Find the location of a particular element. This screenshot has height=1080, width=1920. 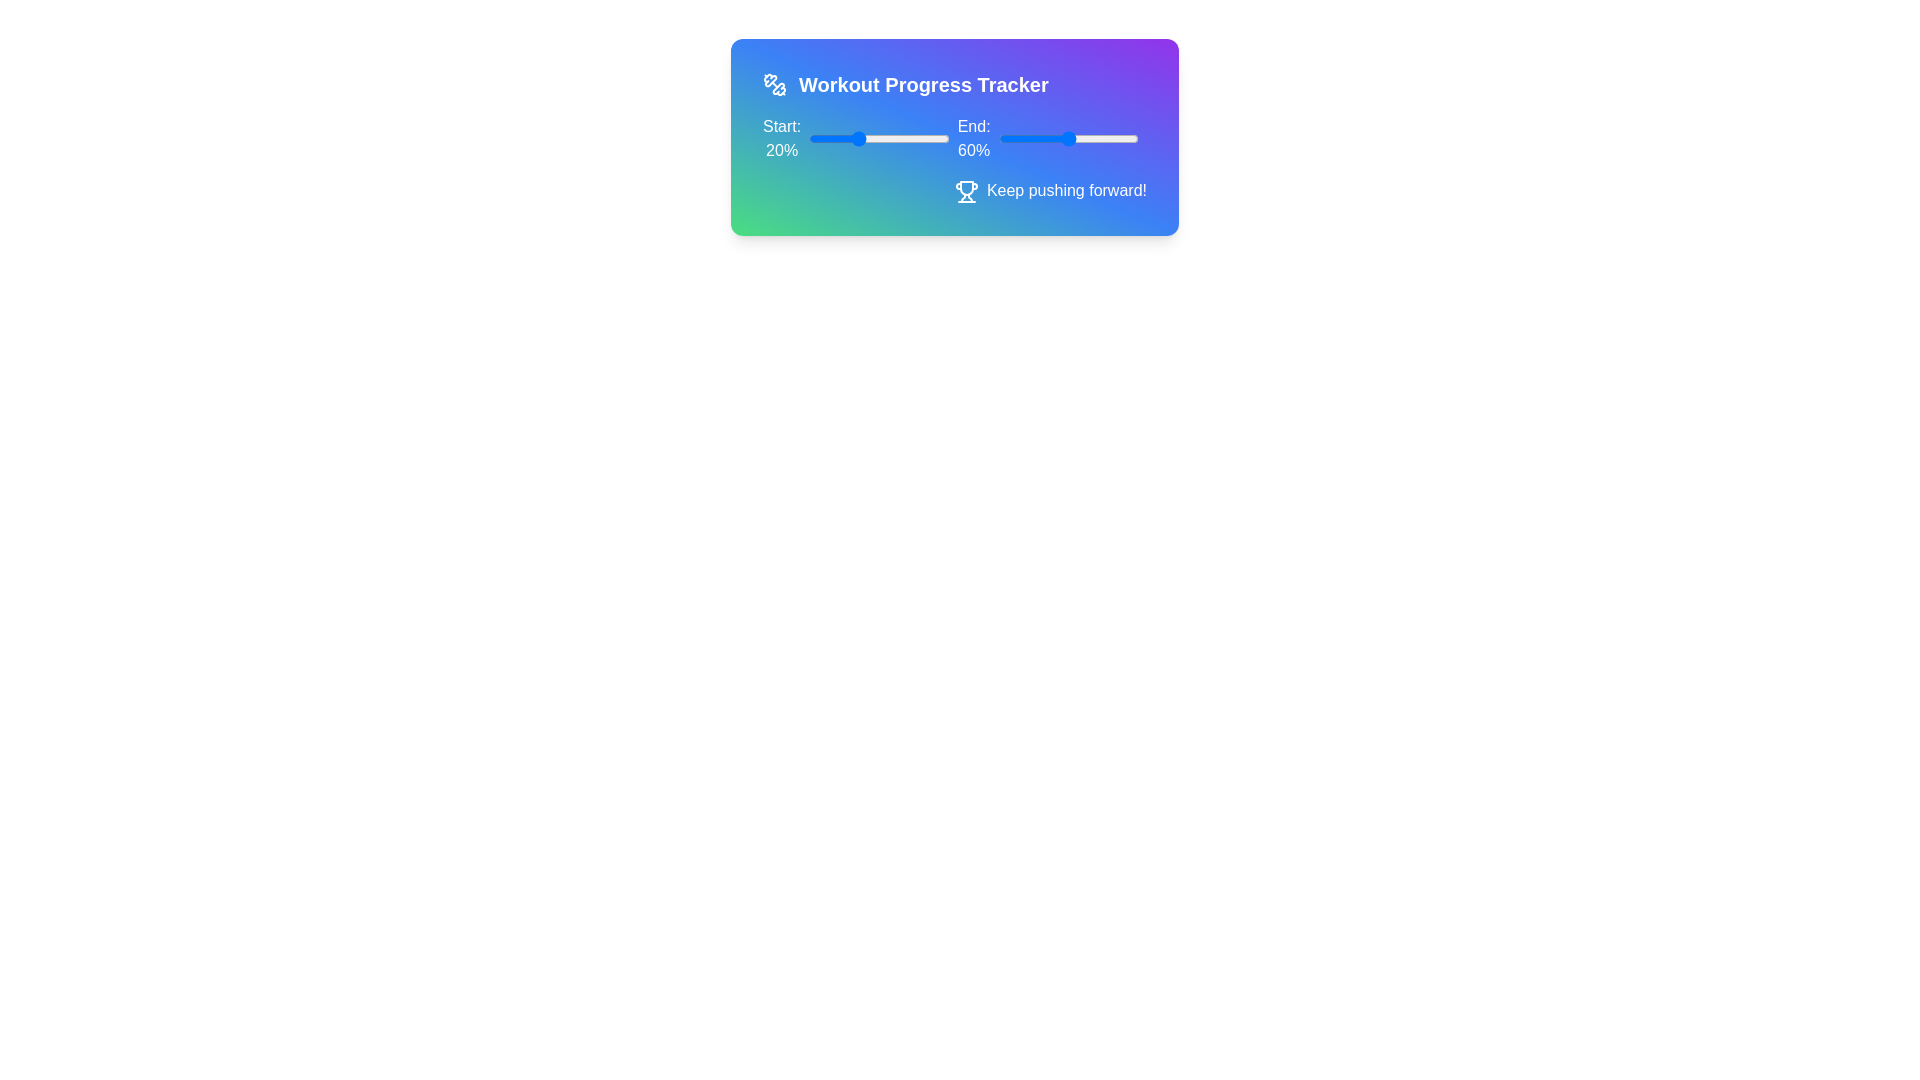

the stylized dumbbell icon located in the top-left corner of the Workout Progress Tracker card, which serves as a visual aid for the tracker is located at coordinates (769, 79).